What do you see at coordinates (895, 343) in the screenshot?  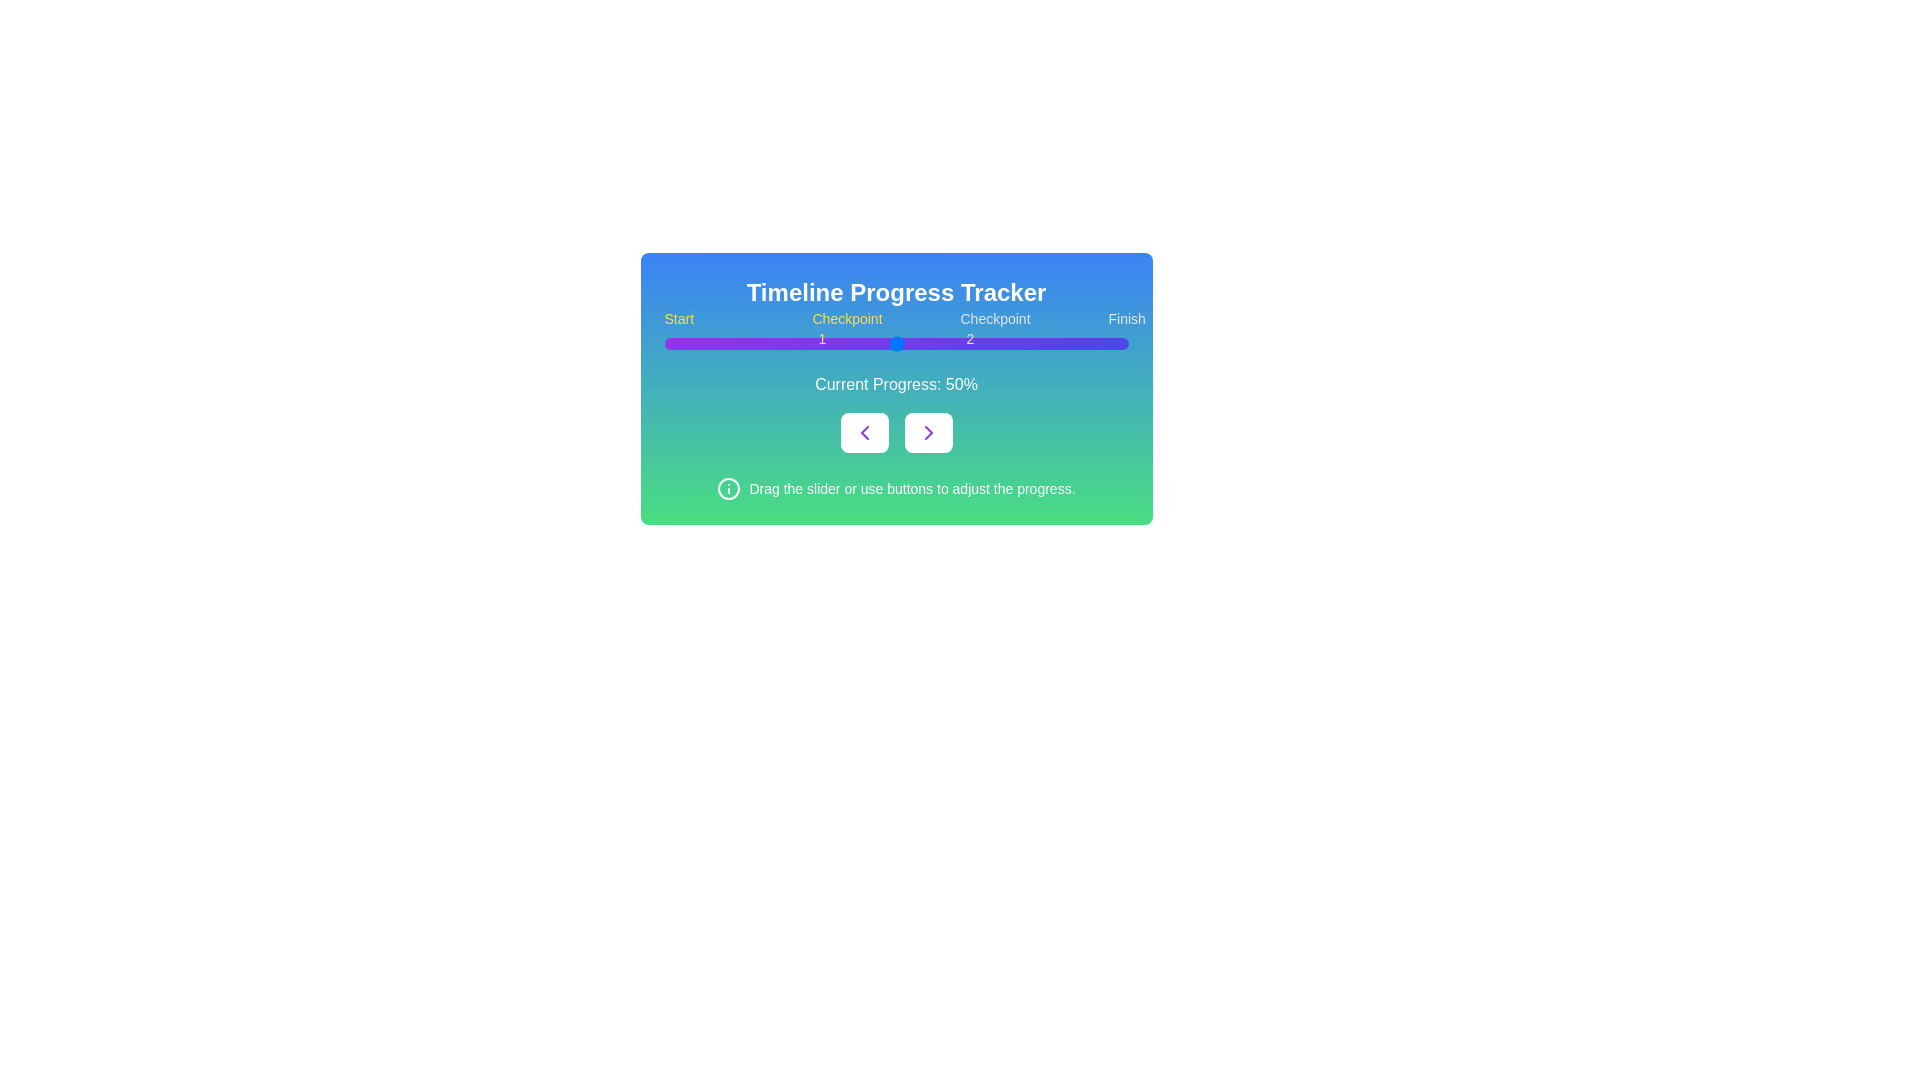 I see `the progress bar, which is a horizontal gradient track transitioning from purple` at bounding box center [895, 343].